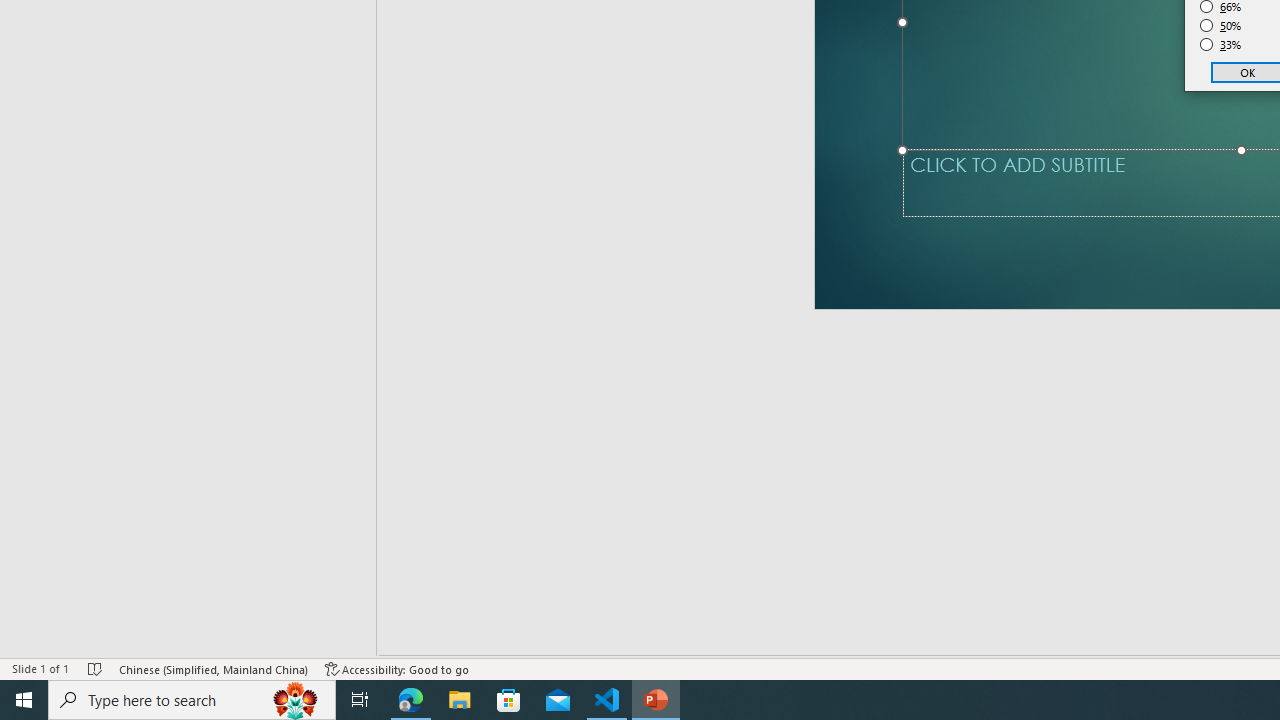  What do you see at coordinates (656, 698) in the screenshot?
I see `'PowerPoint - 1 running window'` at bounding box center [656, 698].